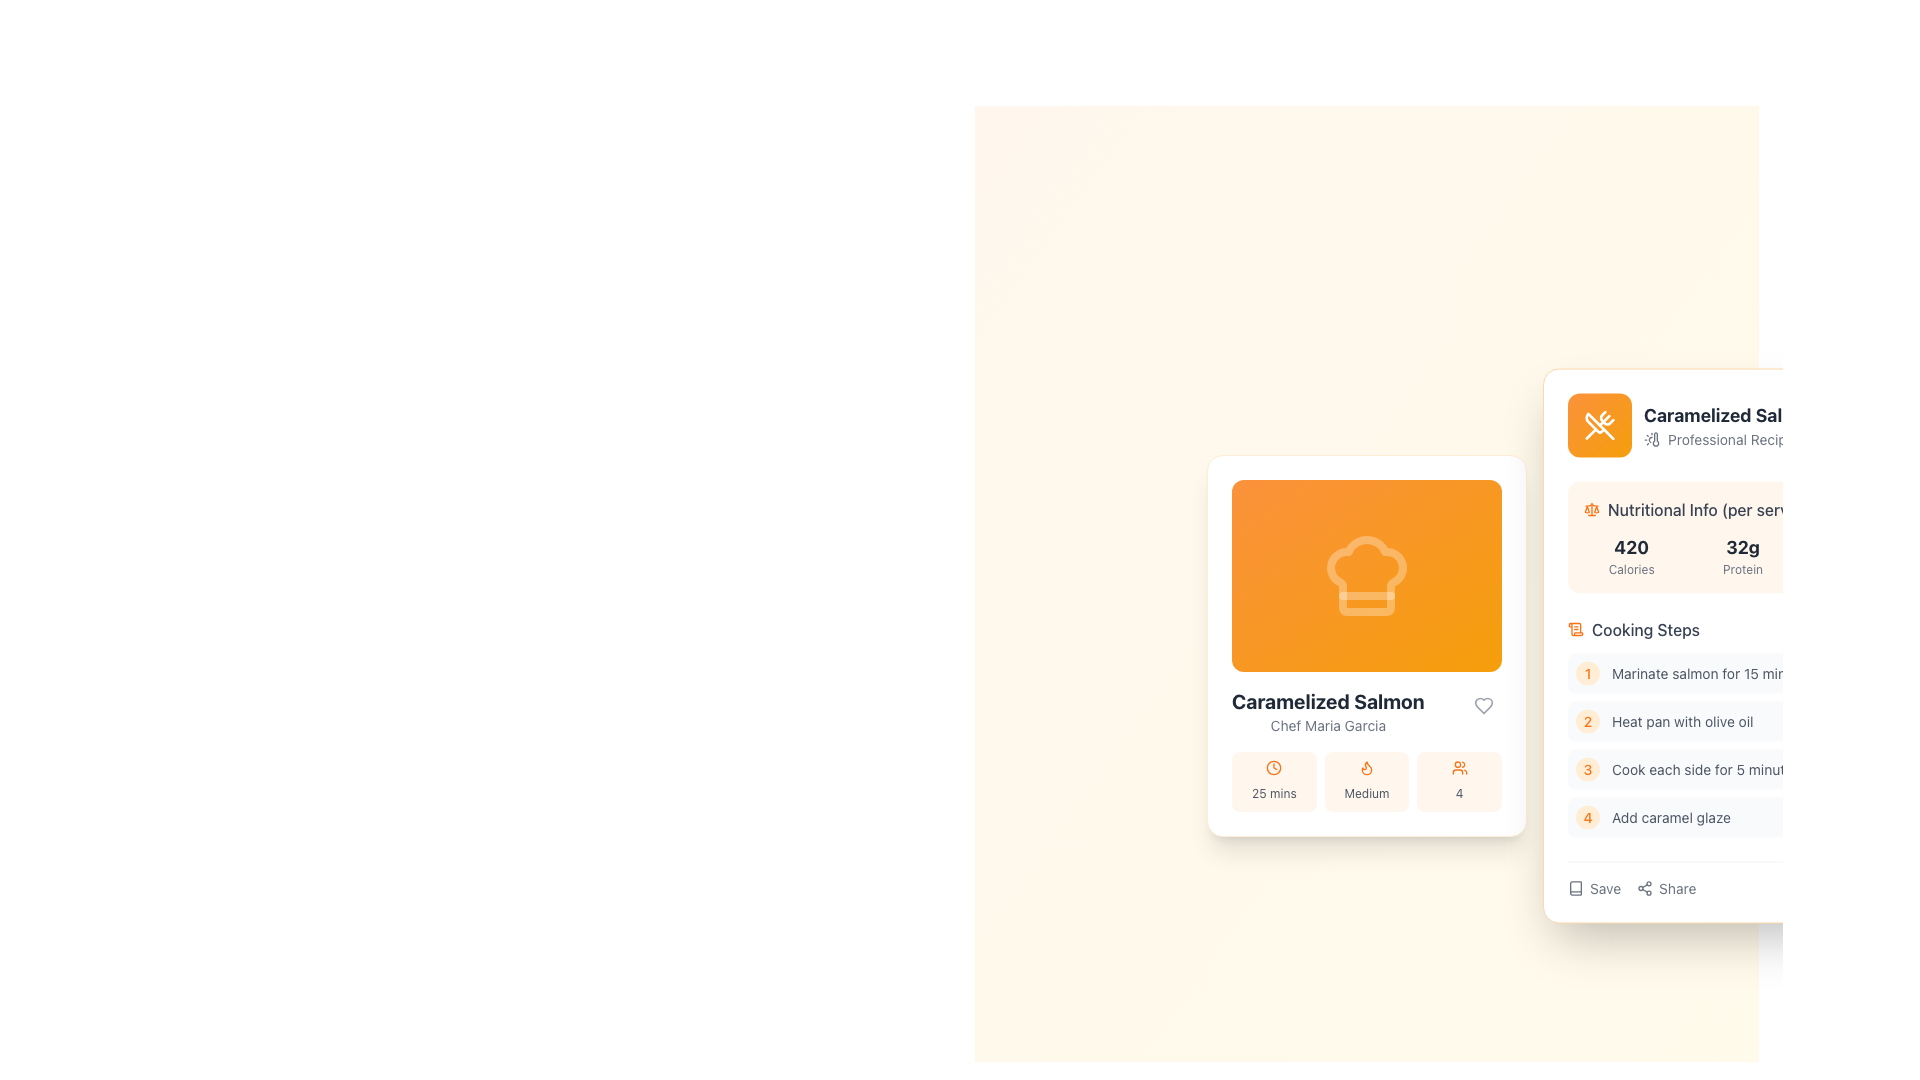 The width and height of the screenshot is (1920, 1080). Describe the element at coordinates (1741, 555) in the screenshot. I see `the static informational grid displaying nutritional values for a recipe, located in the 'Nutritional Info (per serving)' section, specifically the second row of information` at that location.